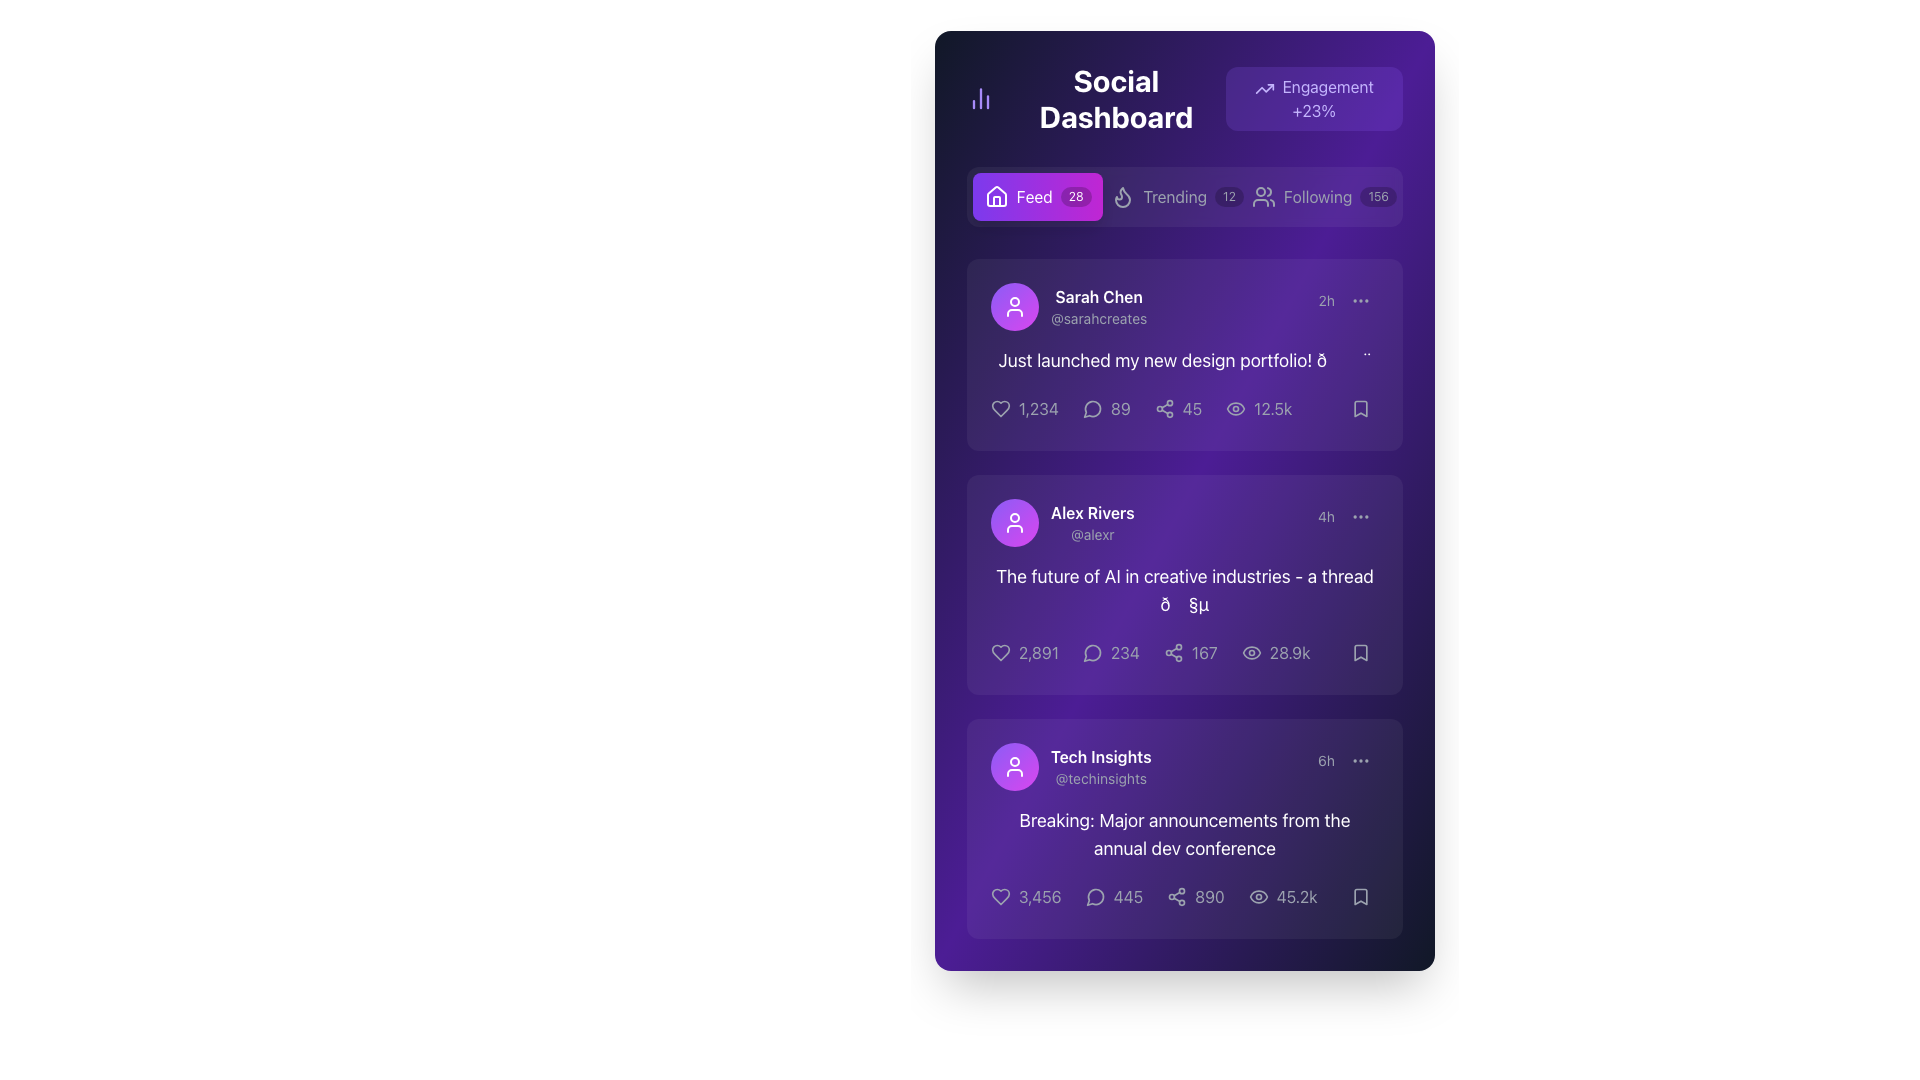 This screenshot has width=1920, height=1080. What do you see at coordinates (1185, 834) in the screenshot?
I see `the text label that displays 'Breaking: Major announcements from the annual dev conference.' which is located within the third content block, centered below the user's name and timestamp` at bounding box center [1185, 834].